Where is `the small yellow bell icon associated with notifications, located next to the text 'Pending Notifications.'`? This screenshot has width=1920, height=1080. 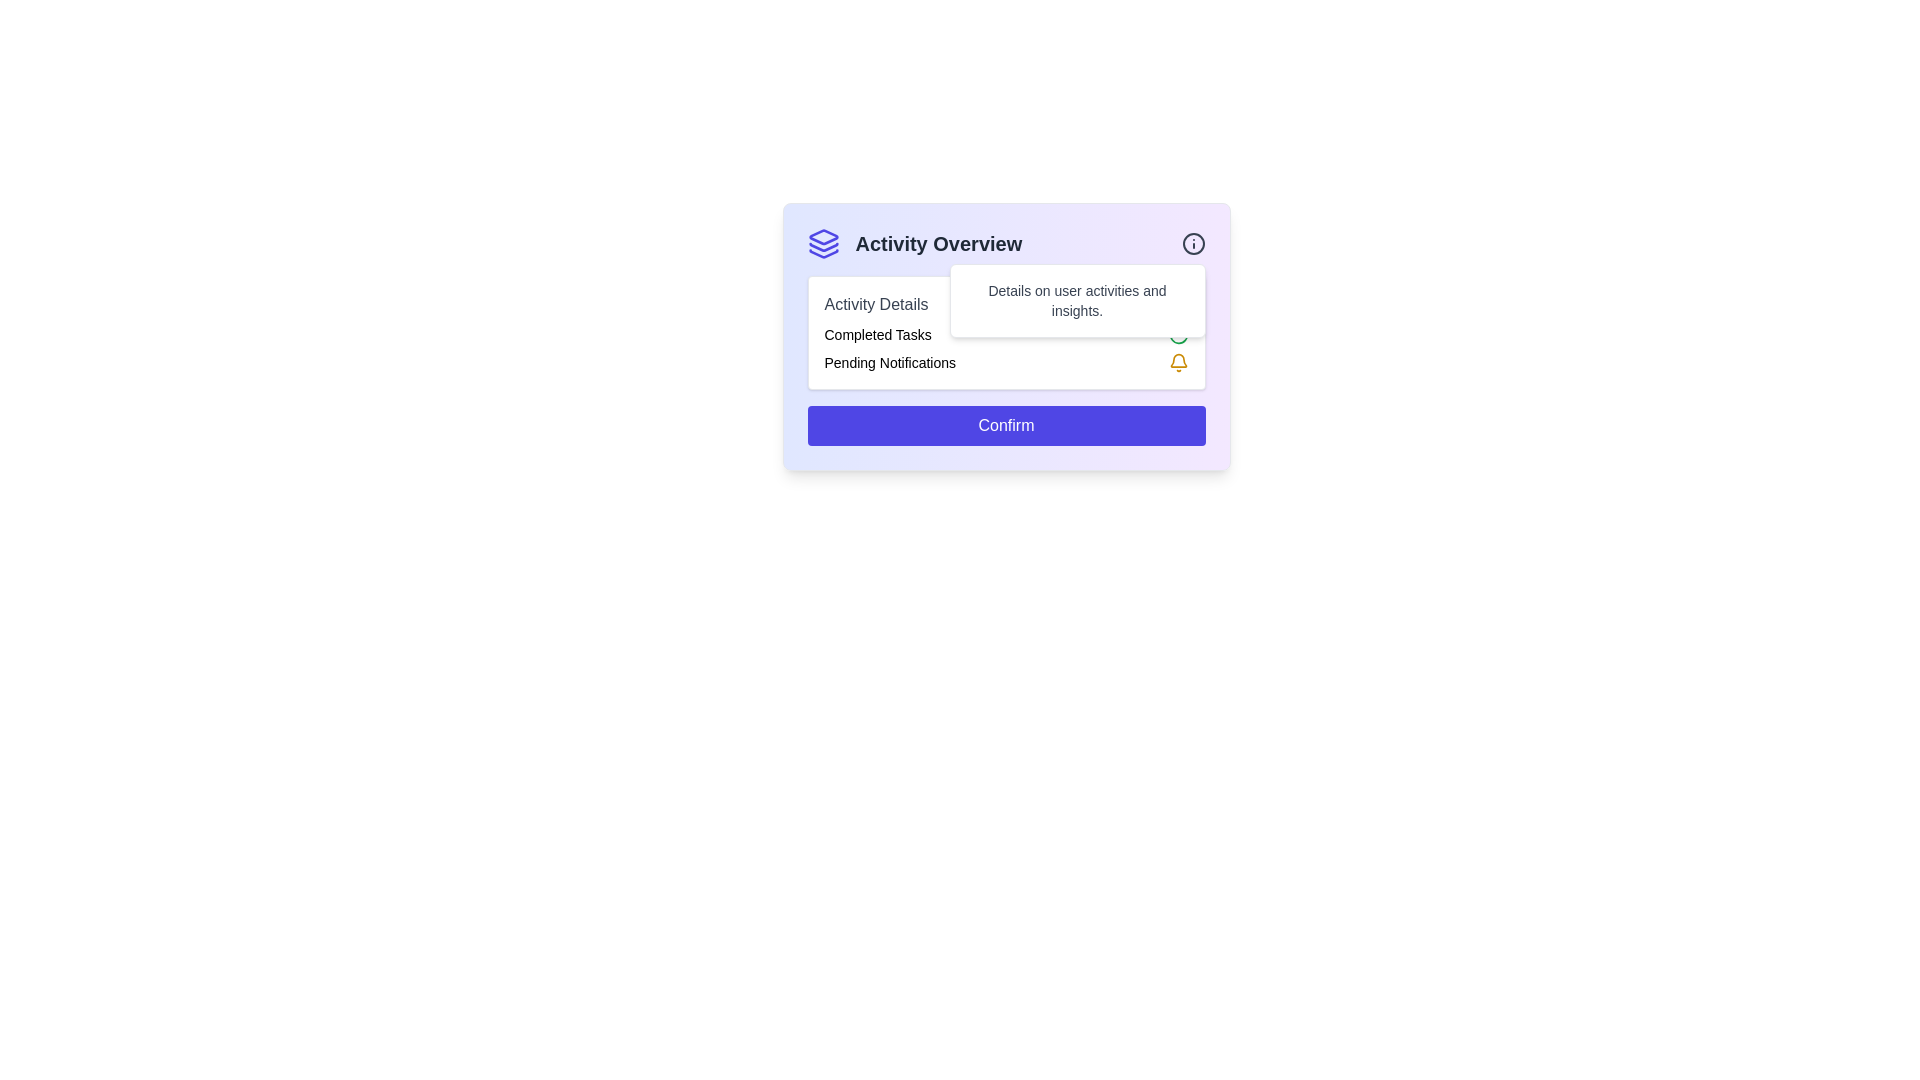 the small yellow bell icon associated with notifications, located next to the text 'Pending Notifications.' is located at coordinates (1178, 362).